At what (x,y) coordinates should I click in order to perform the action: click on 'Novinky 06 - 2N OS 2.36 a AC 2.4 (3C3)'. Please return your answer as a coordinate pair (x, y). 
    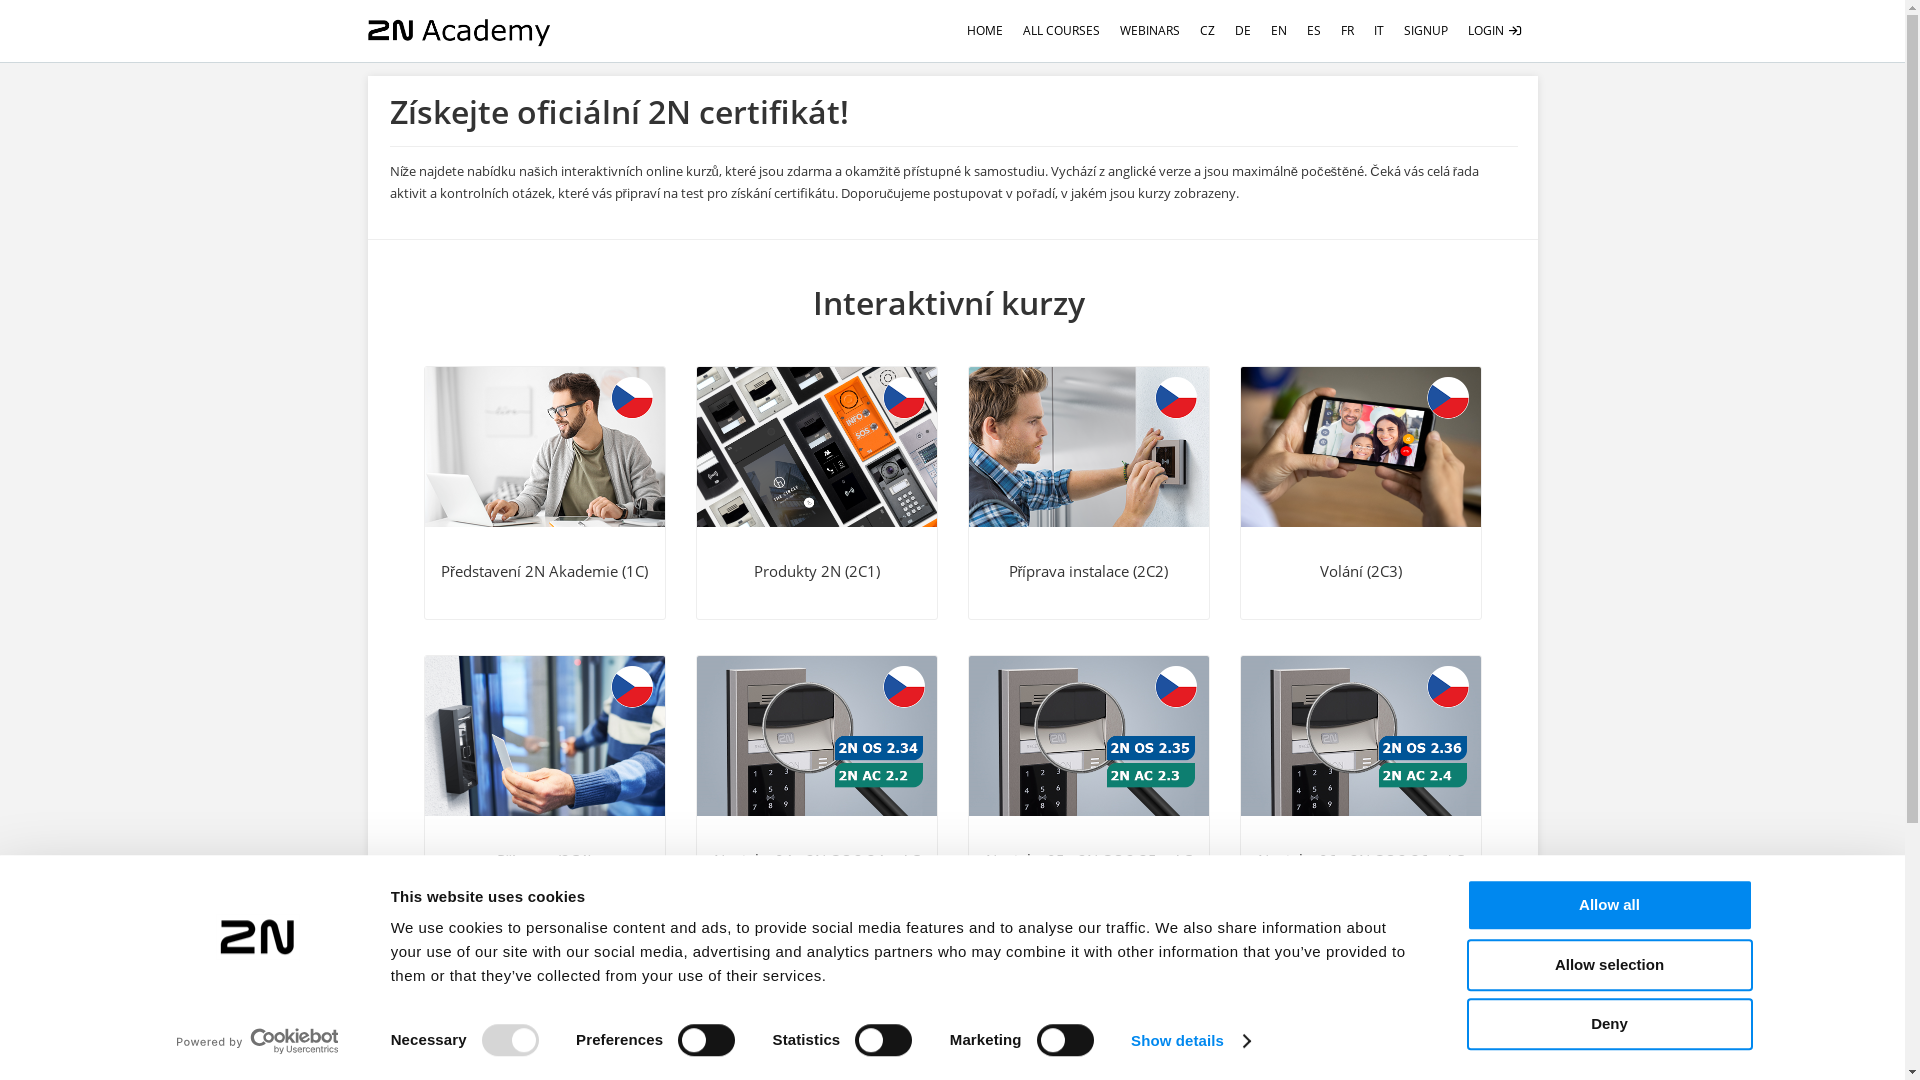
    Looking at the image, I should click on (1360, 781).